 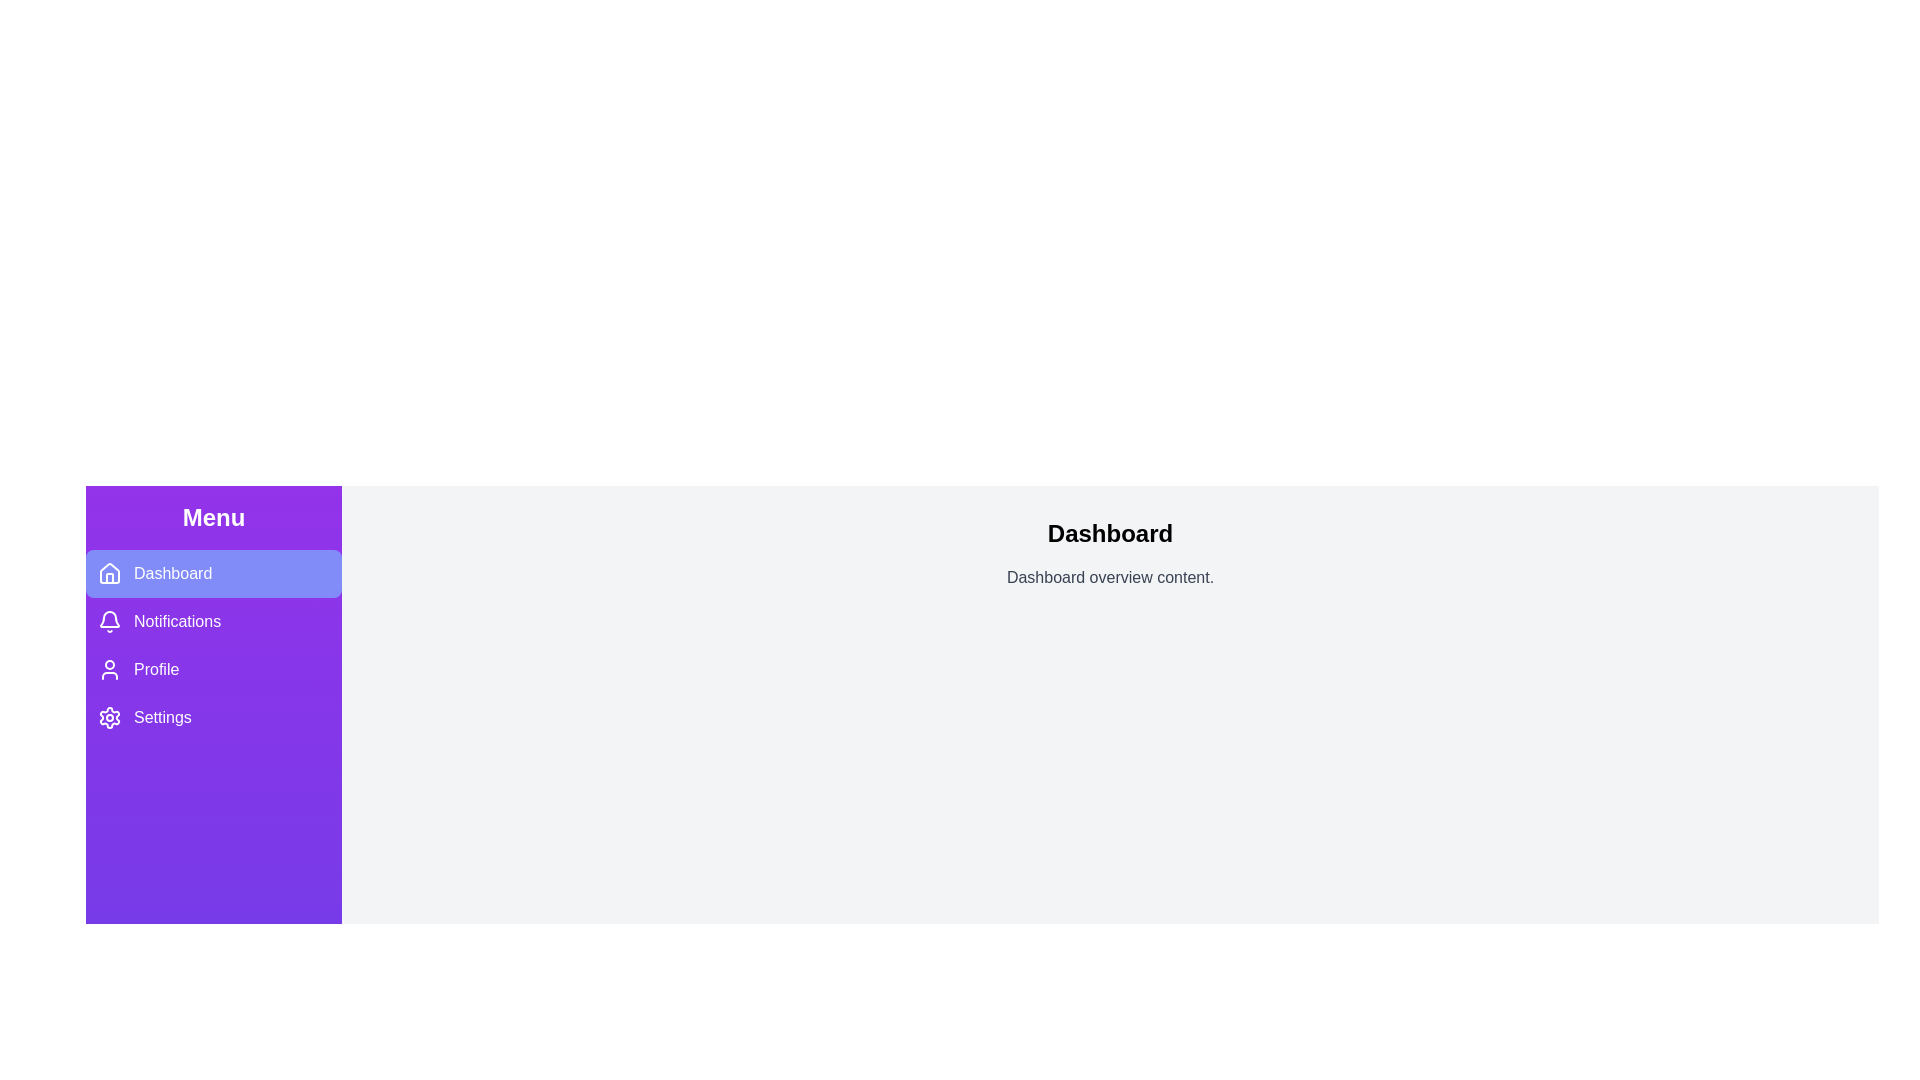 What do you see at coordinates (162, 716) in the screenshot?
I see `the 'Settings' text label in the purple sidebar menu` at bounding box center [162, 716].